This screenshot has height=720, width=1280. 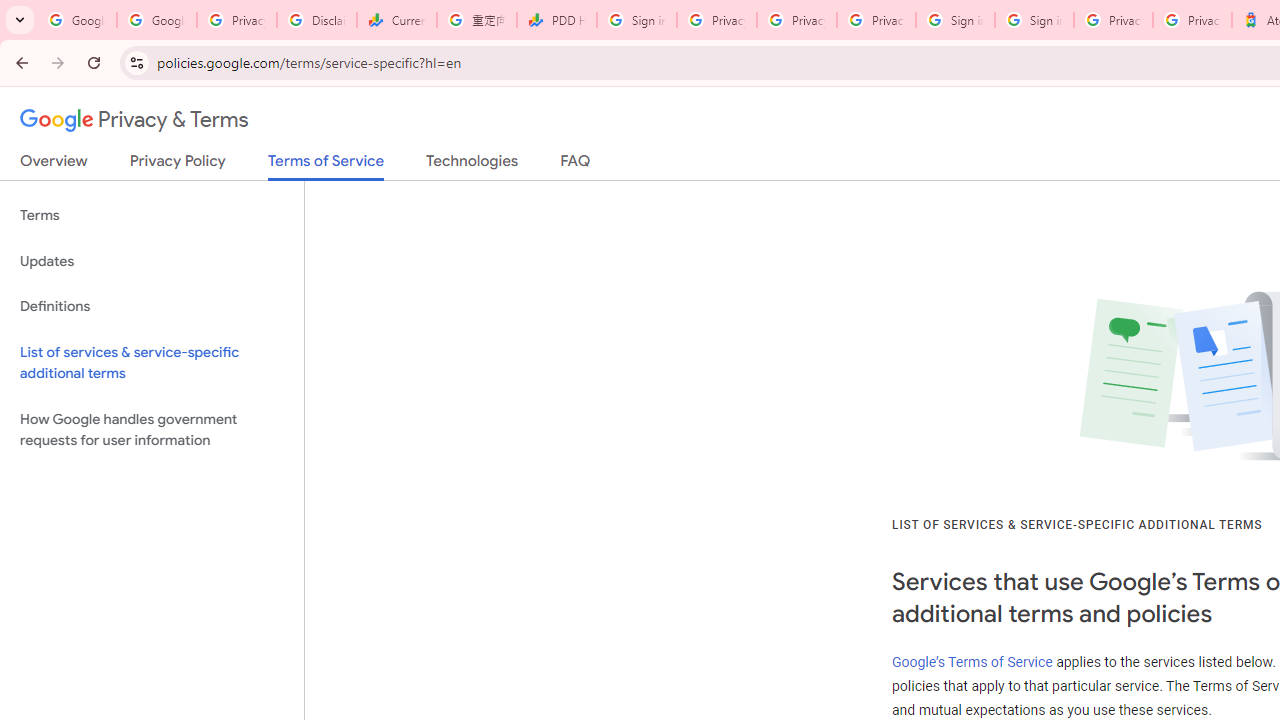 I want to click on 'Google Workspace Admin Community', so click(x=76, y=20).